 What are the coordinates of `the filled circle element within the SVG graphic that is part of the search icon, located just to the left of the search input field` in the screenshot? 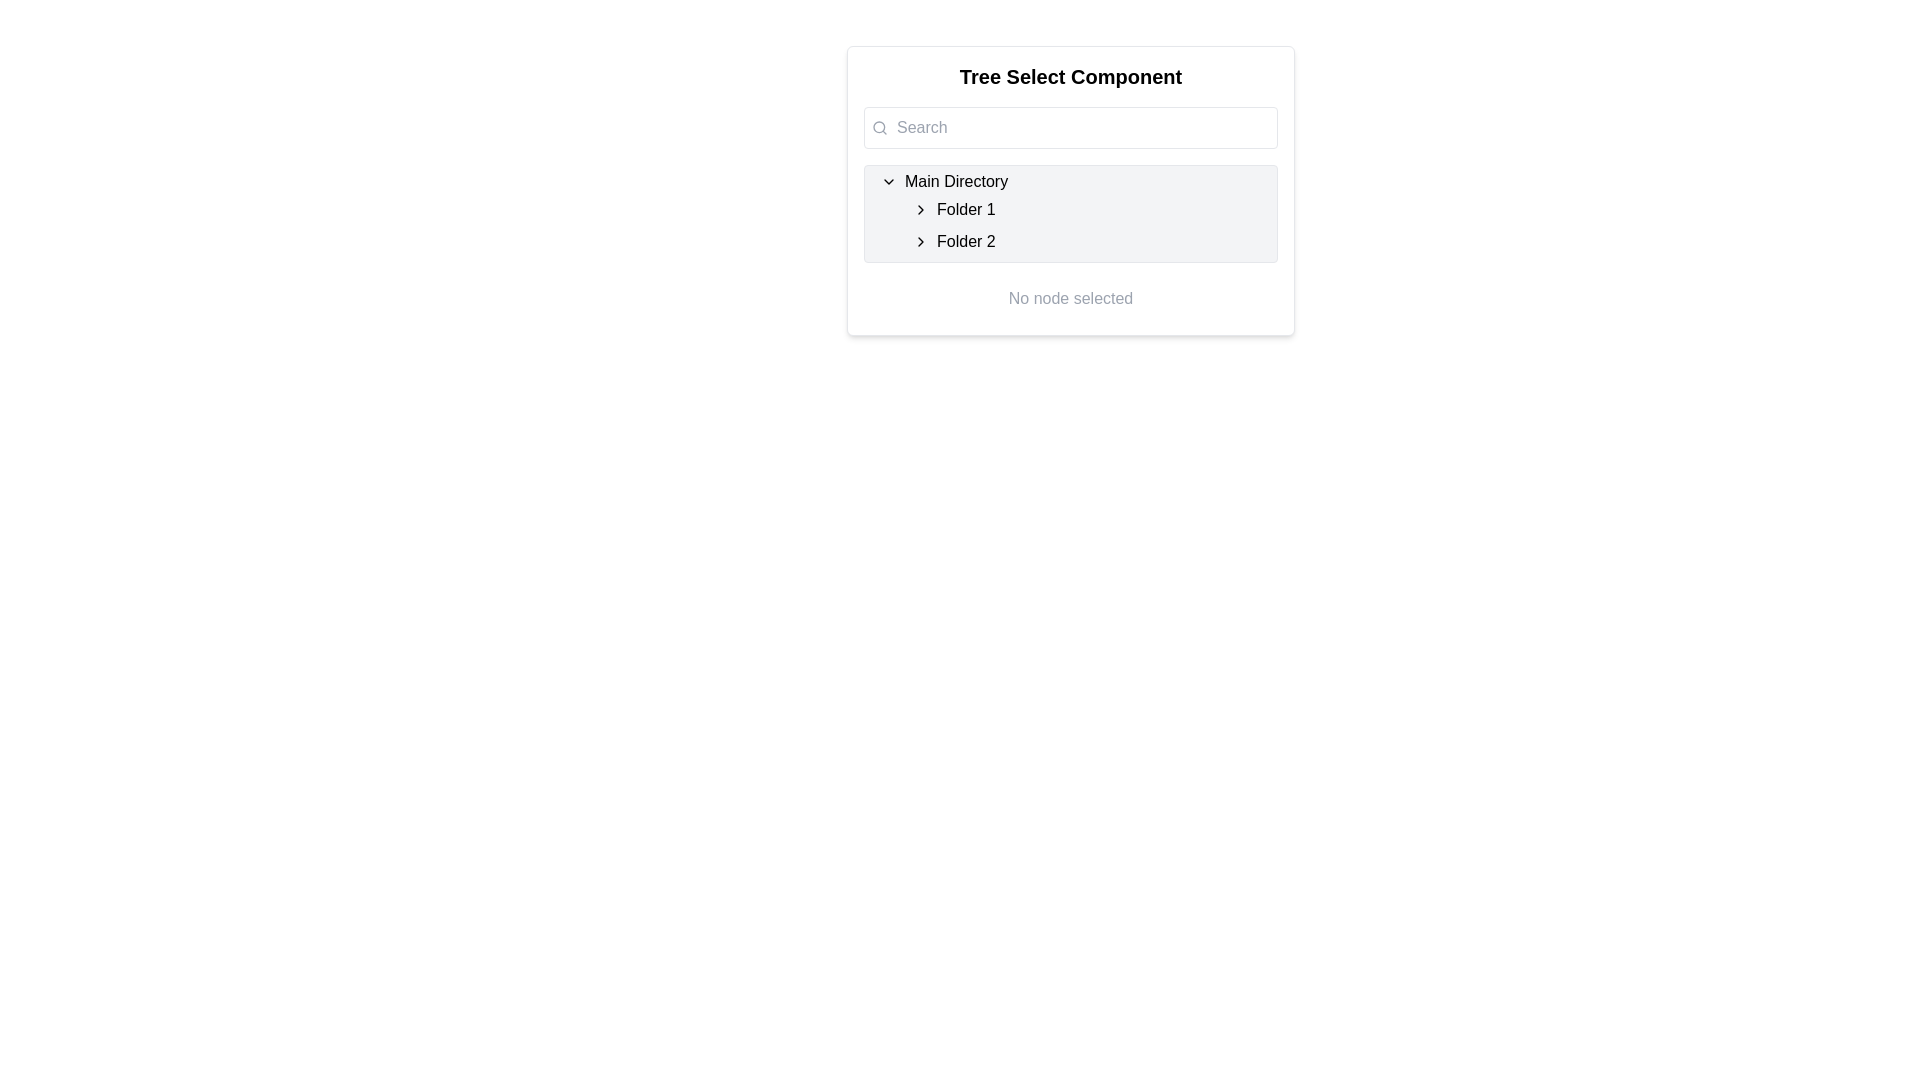 It's located at (879, 127).